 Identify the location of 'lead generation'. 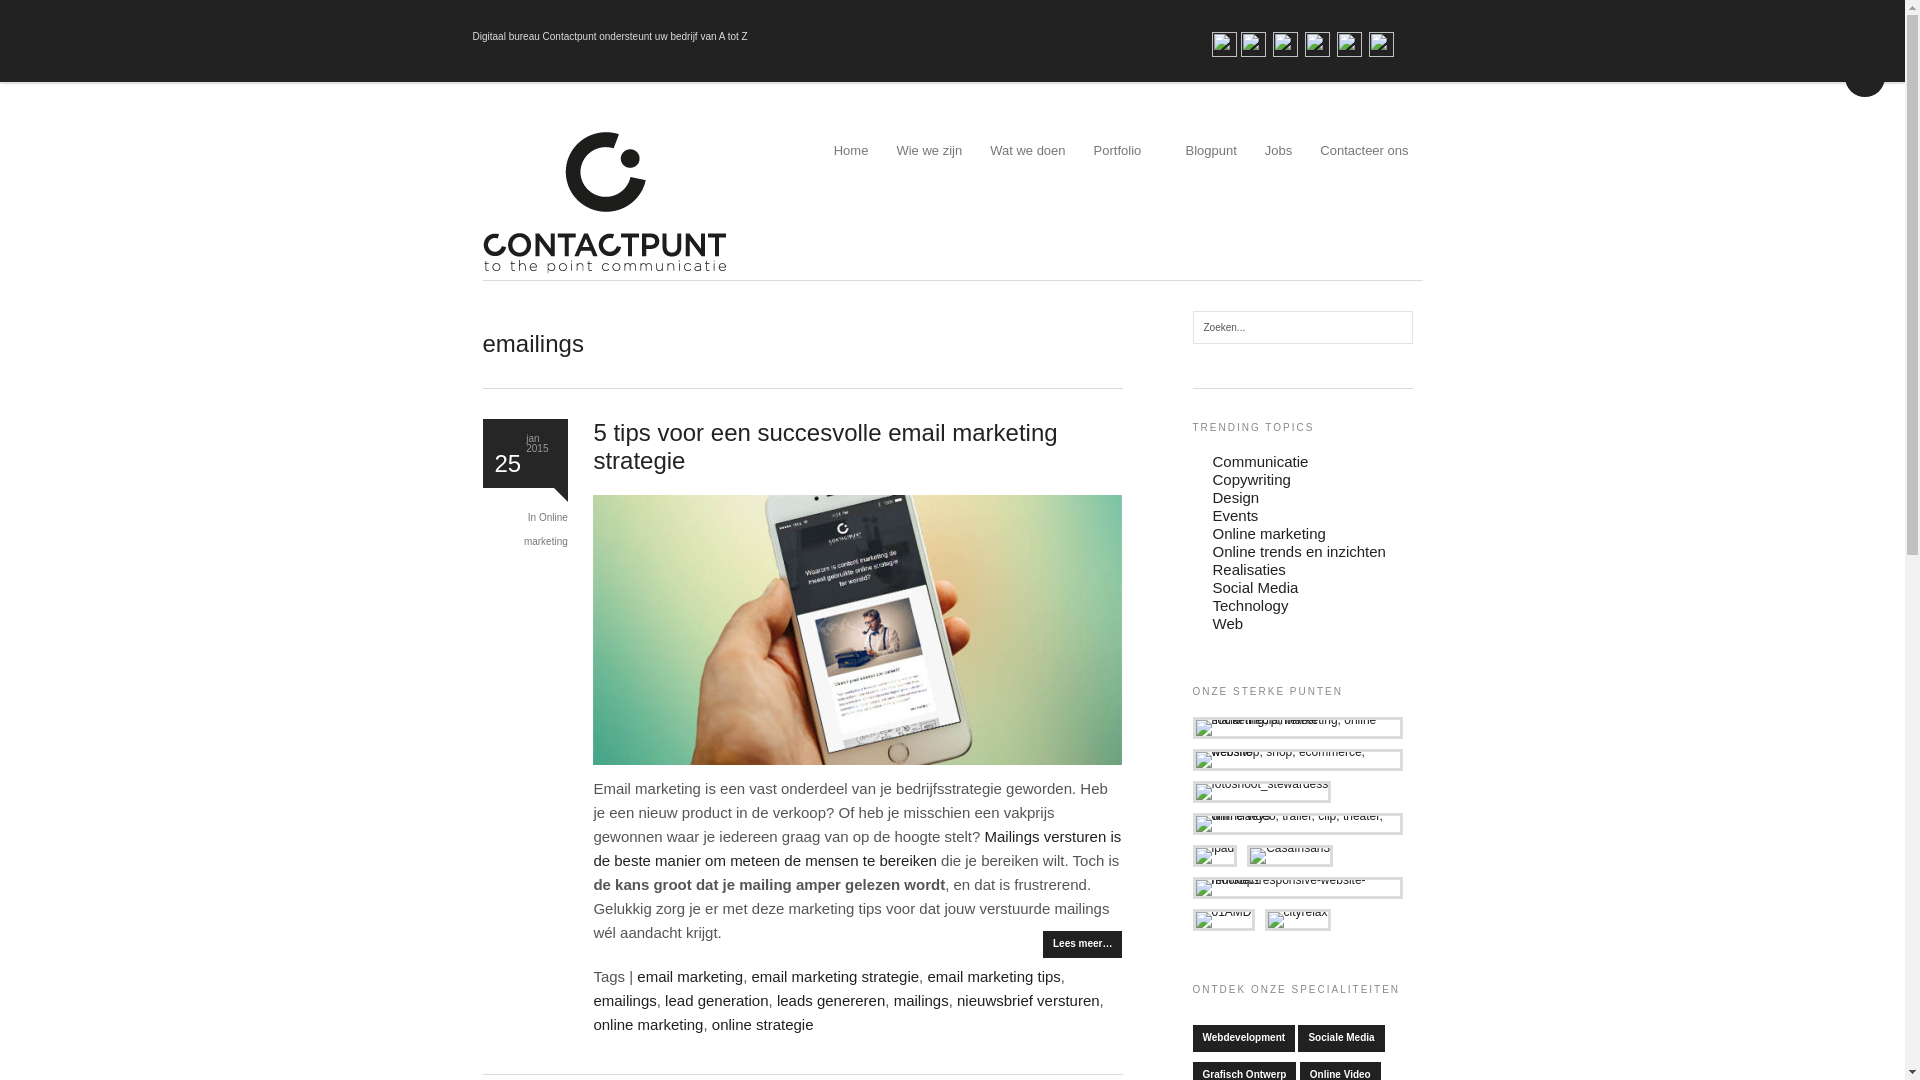
(716, 1000).